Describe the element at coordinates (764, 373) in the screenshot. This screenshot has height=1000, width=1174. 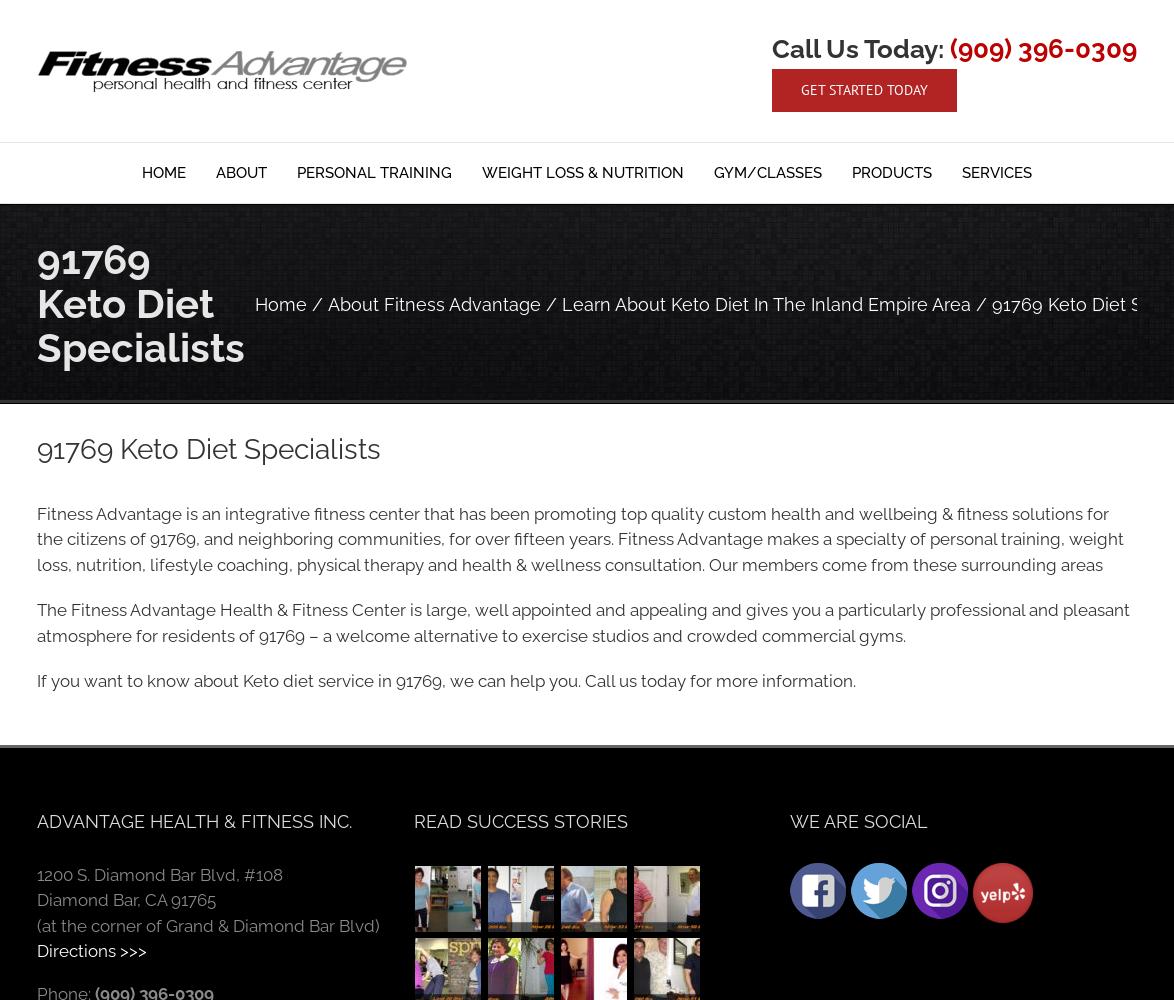
I see `'Massage'` at that location.